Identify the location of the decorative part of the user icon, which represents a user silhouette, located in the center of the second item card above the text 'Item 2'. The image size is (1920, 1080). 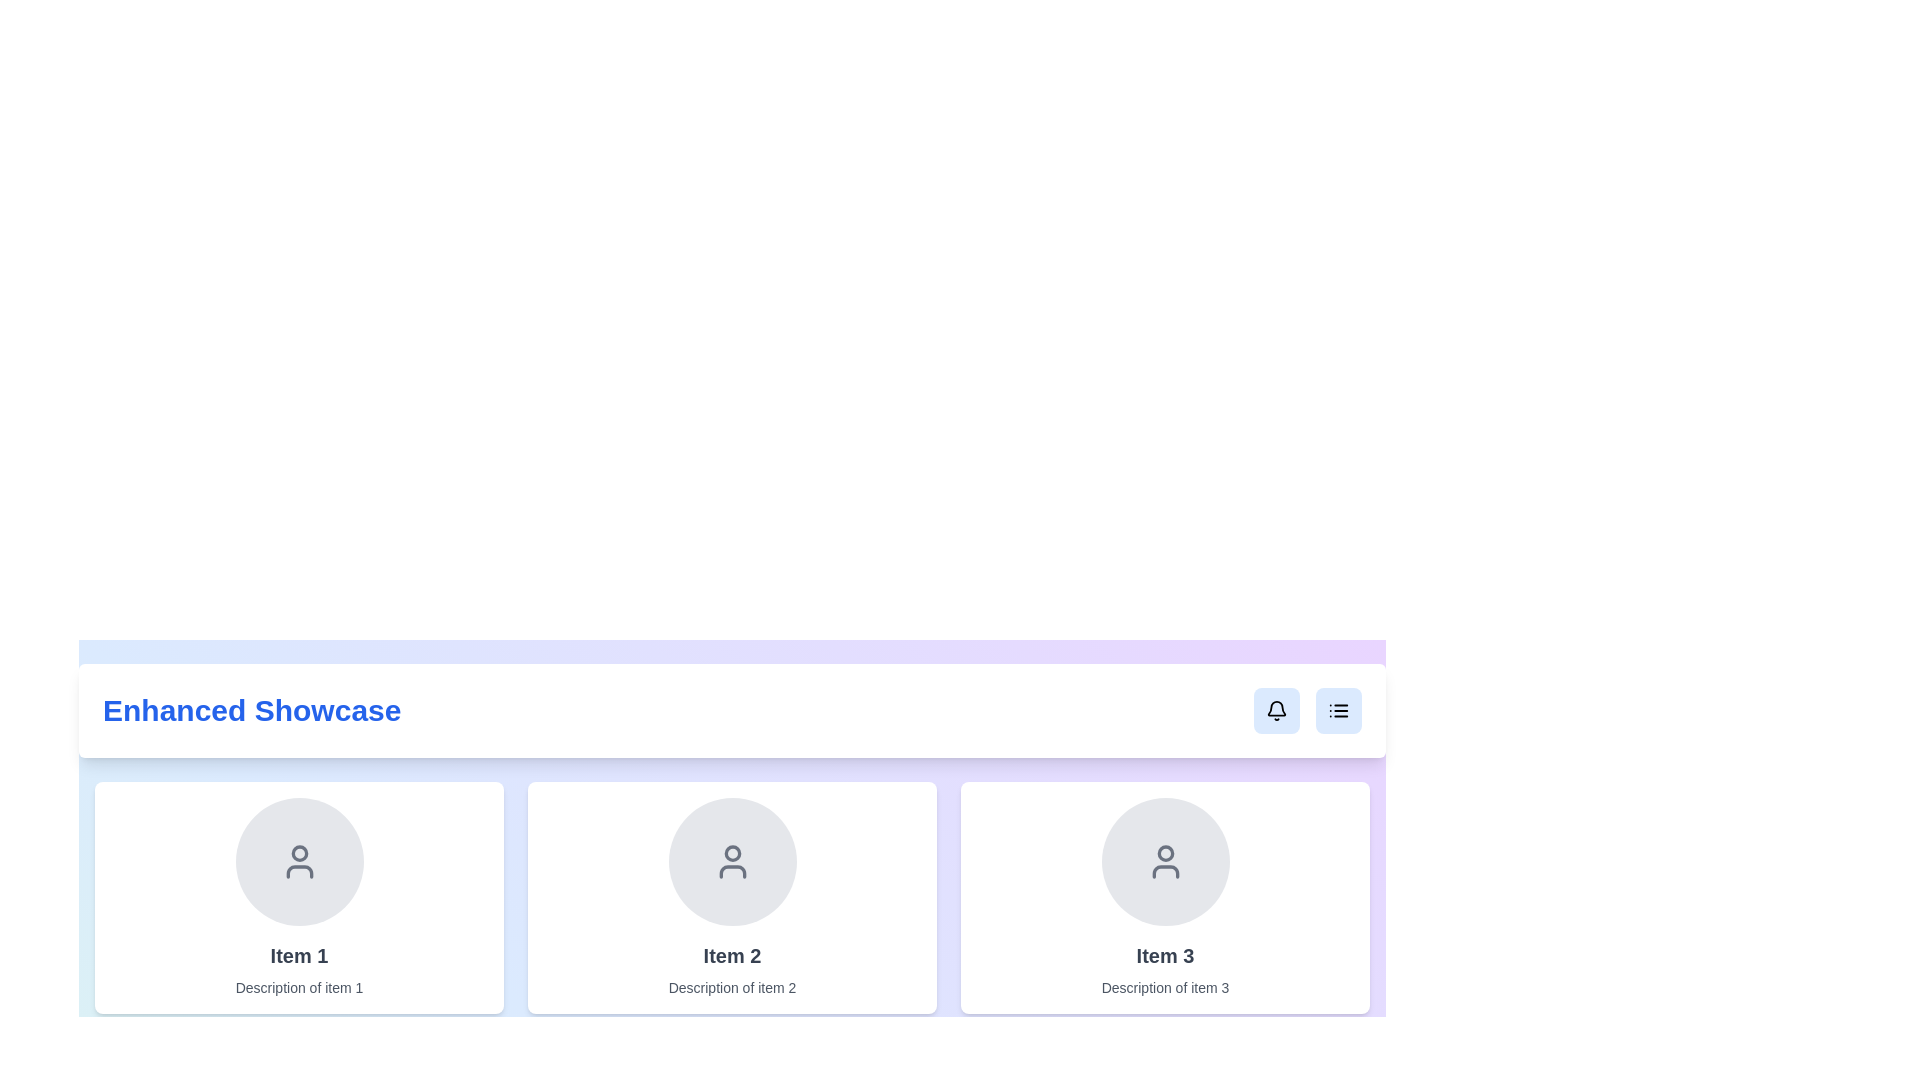
(731, 870).